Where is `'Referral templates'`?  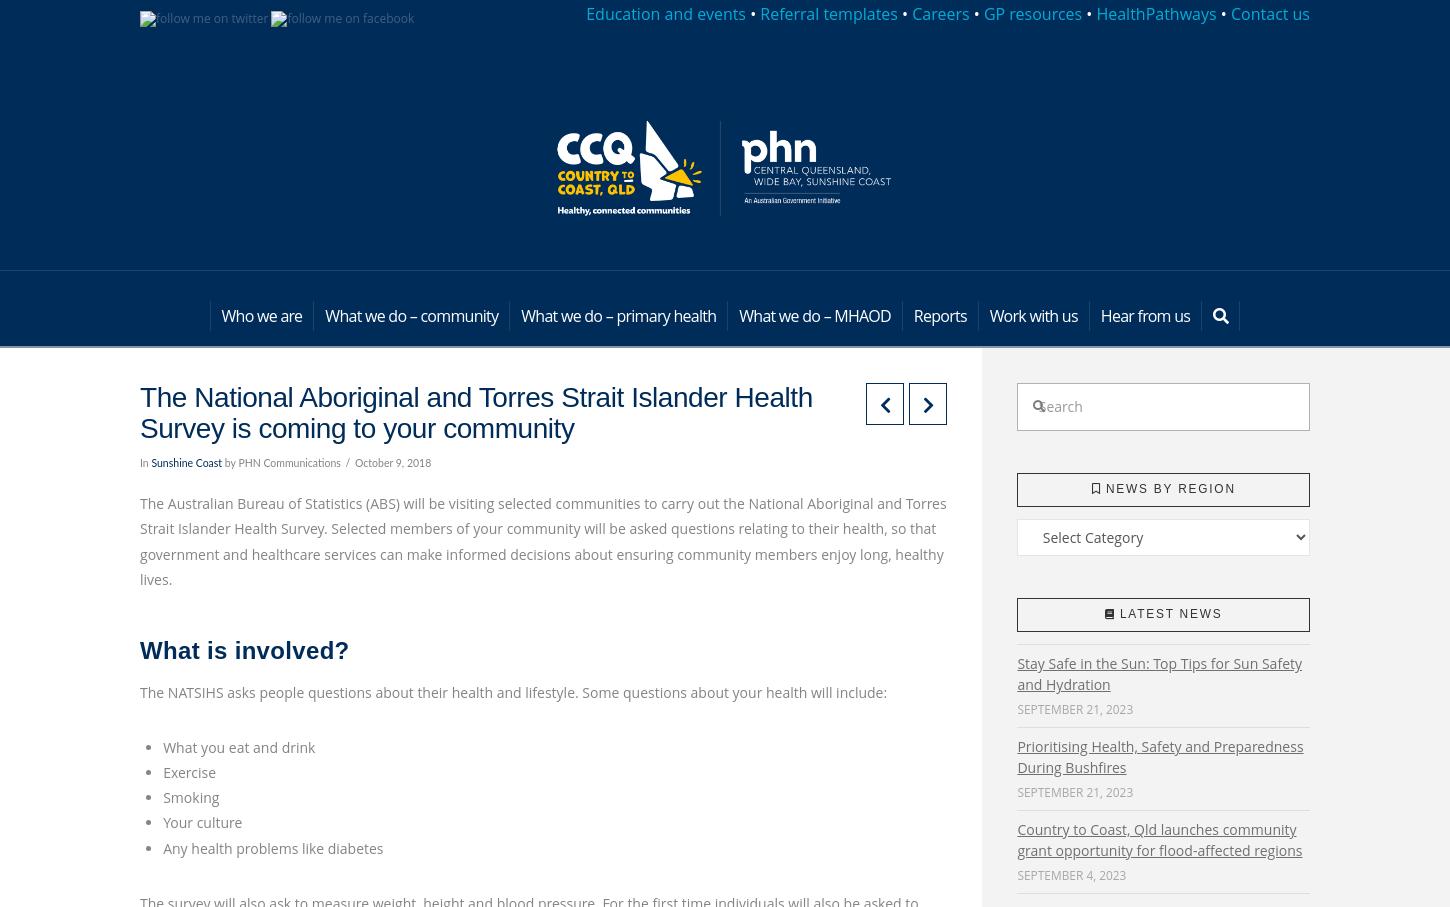
'Referral templates' is located at coordinates (828, 12).